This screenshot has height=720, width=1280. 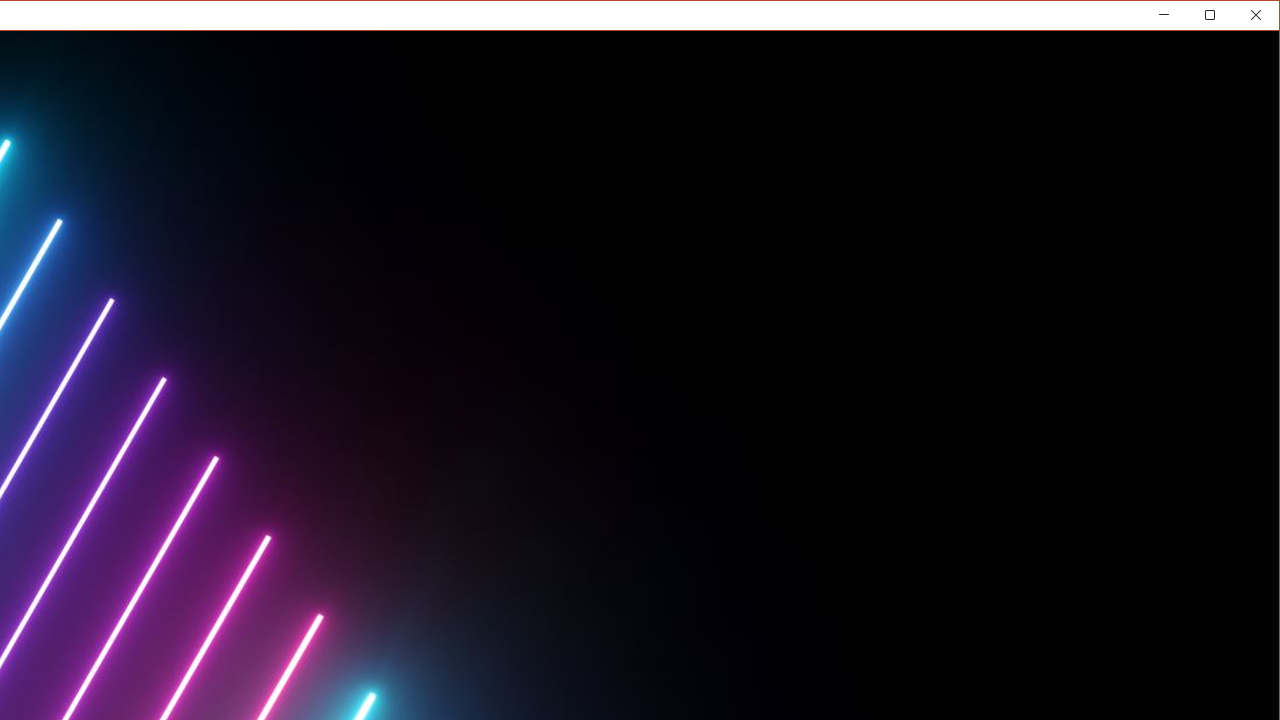 What do you see at coordinates (1238, 19) in the screenshot?
I see `'Maximize'` at bounding box center [1238, 19].